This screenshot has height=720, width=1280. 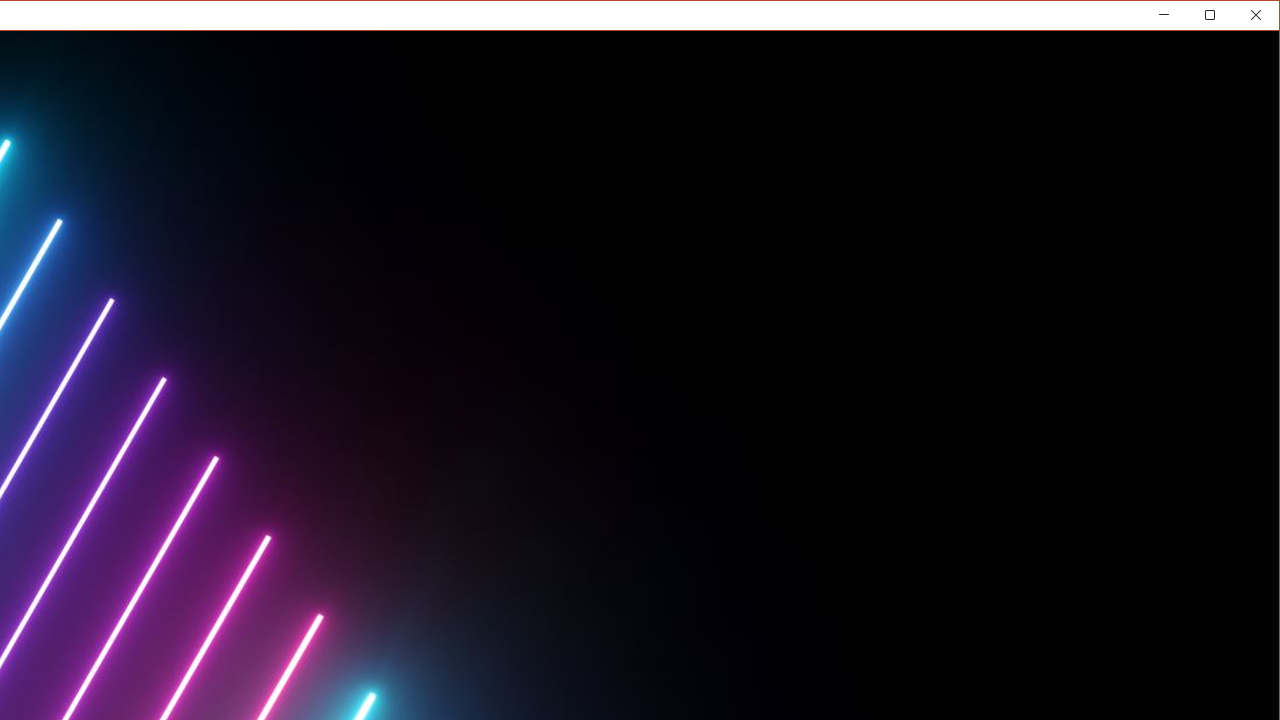 What do you see at coordinates (1238, 19) in the screenshot?
I see `'Maximize'` at bounding box center [1238, 19].